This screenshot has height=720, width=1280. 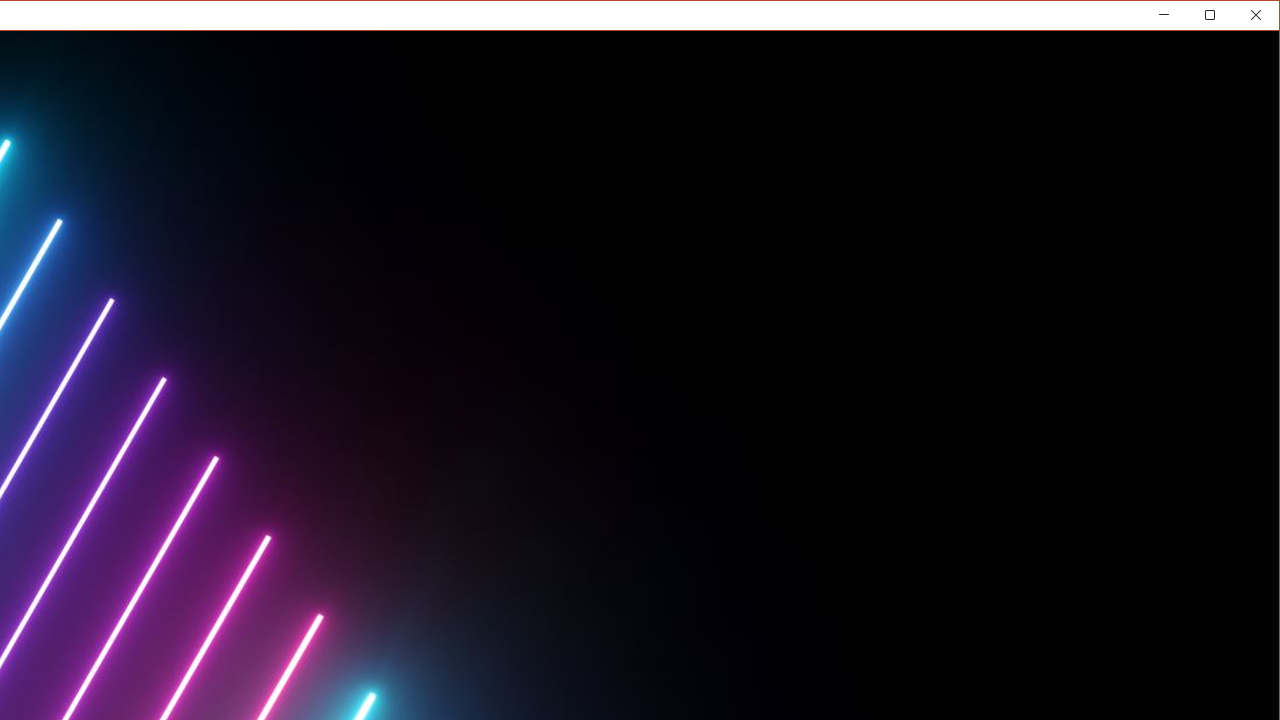 What do you see at coordinates (1238, 19) in the screenshot?
I see `'Maximize'` at bounding box center [1238, 19].